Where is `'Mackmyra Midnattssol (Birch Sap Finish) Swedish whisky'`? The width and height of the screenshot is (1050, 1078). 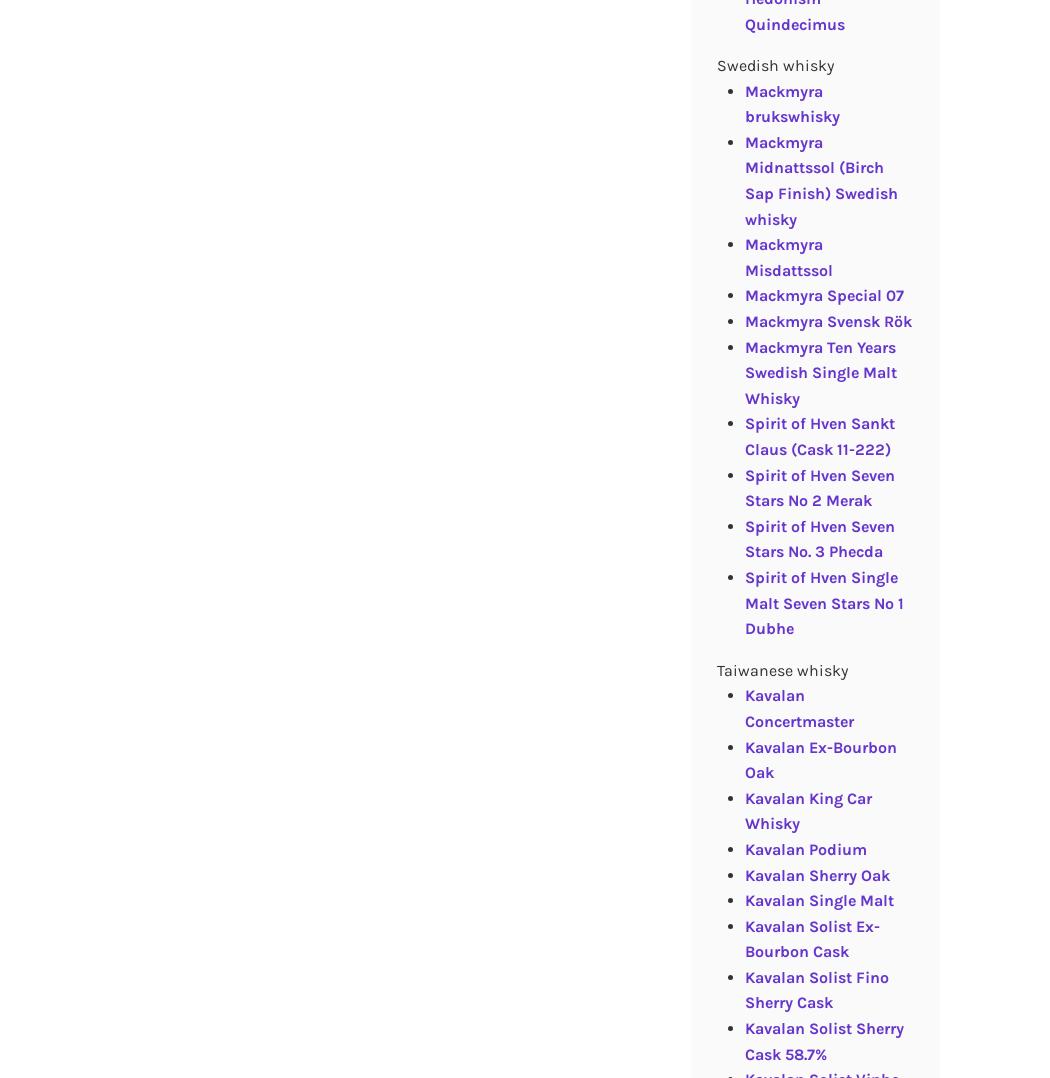
'Mackmyra Midnattssol (Birch Sap Finish) Swedish whisky' is located at coordinates (743, 179).